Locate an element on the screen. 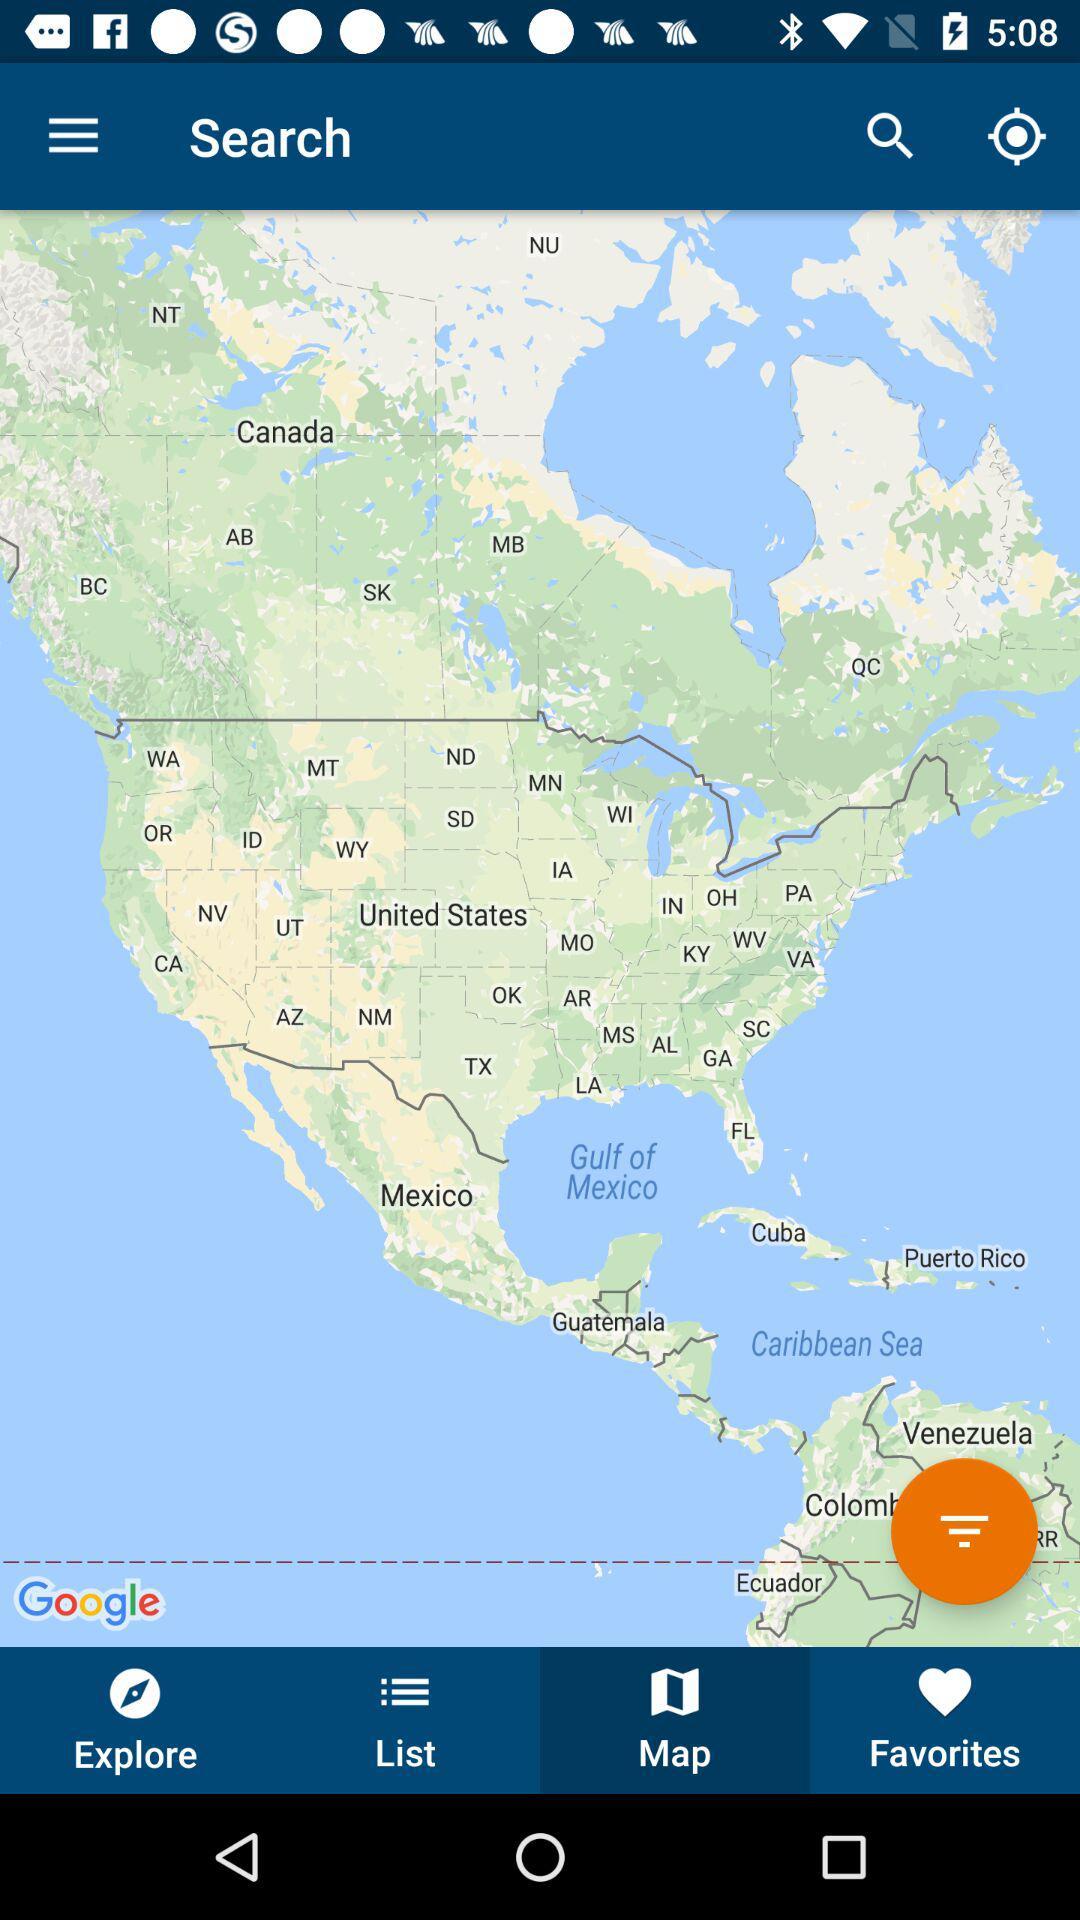 This screenshot has height=1920, width=1080. the button above favorites is located at coordinates (963, 1530).